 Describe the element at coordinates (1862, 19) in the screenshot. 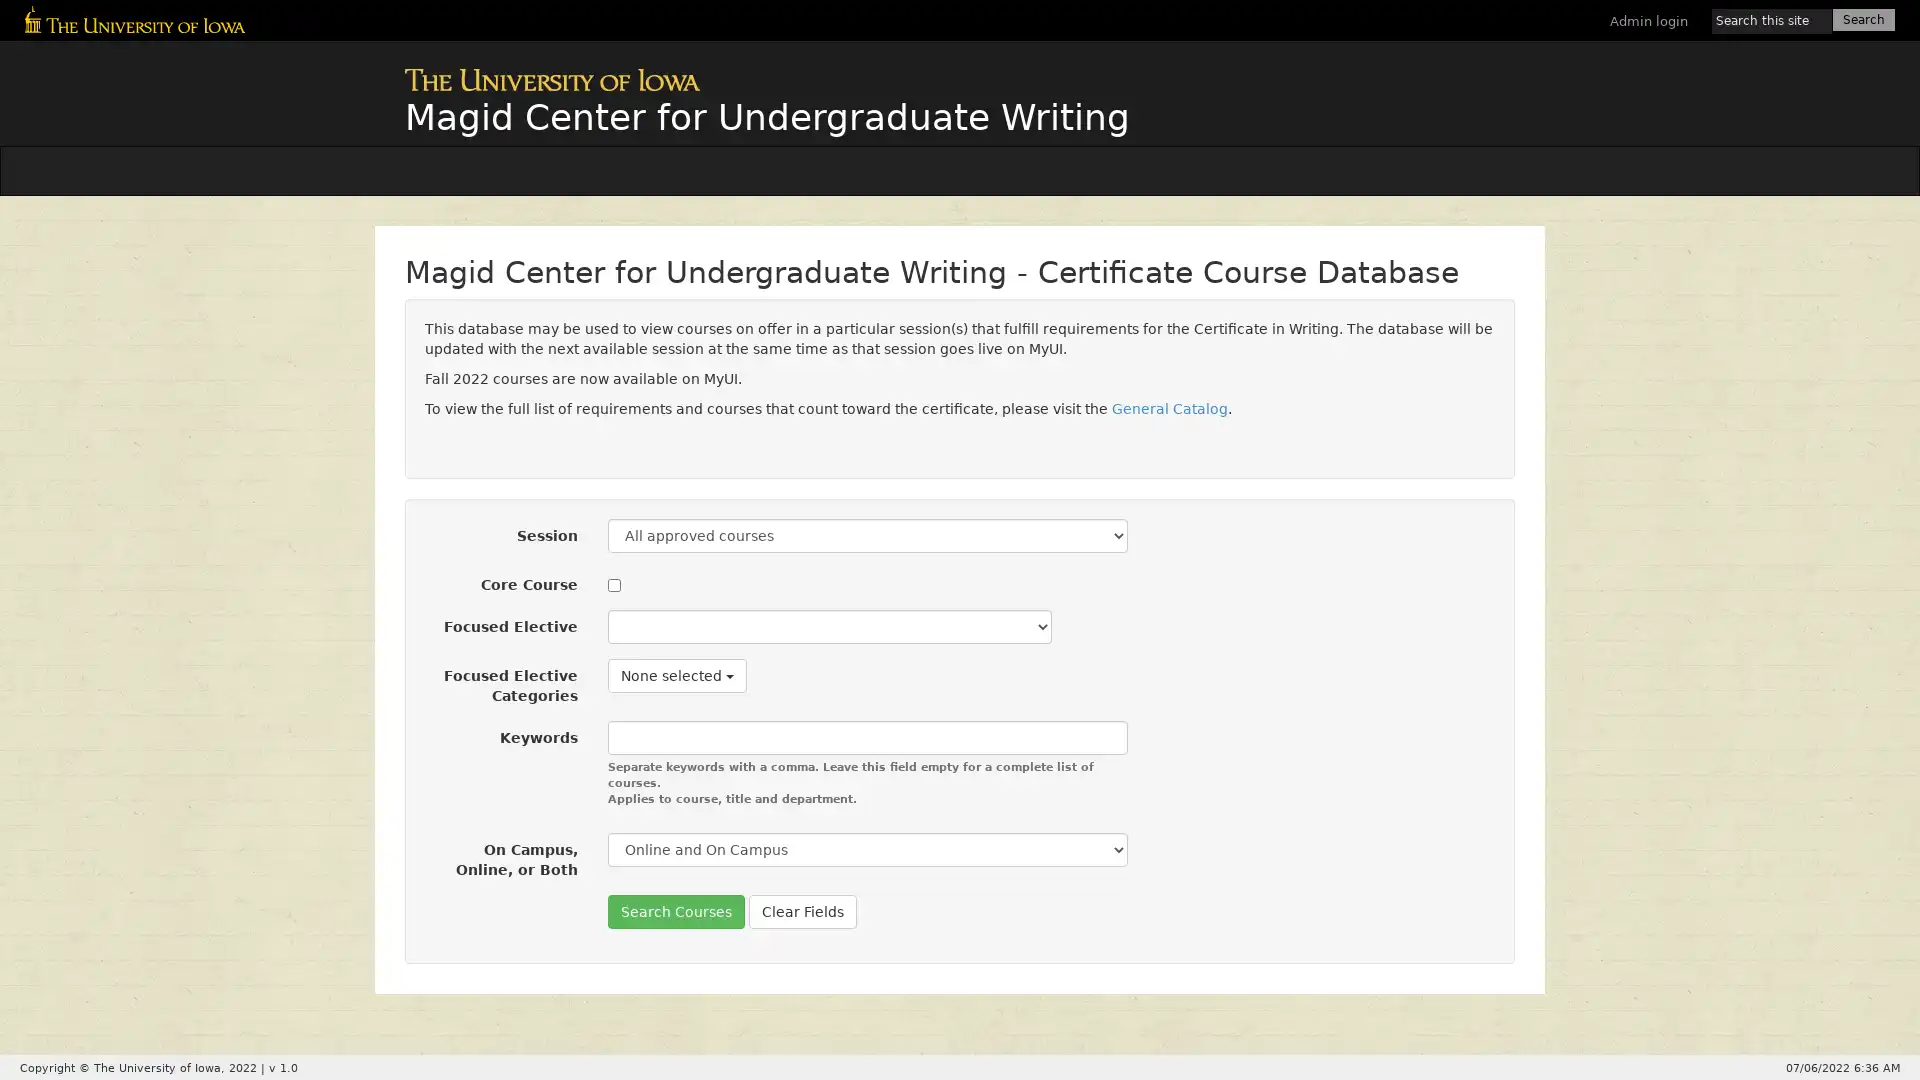

I see `Search` at that location.